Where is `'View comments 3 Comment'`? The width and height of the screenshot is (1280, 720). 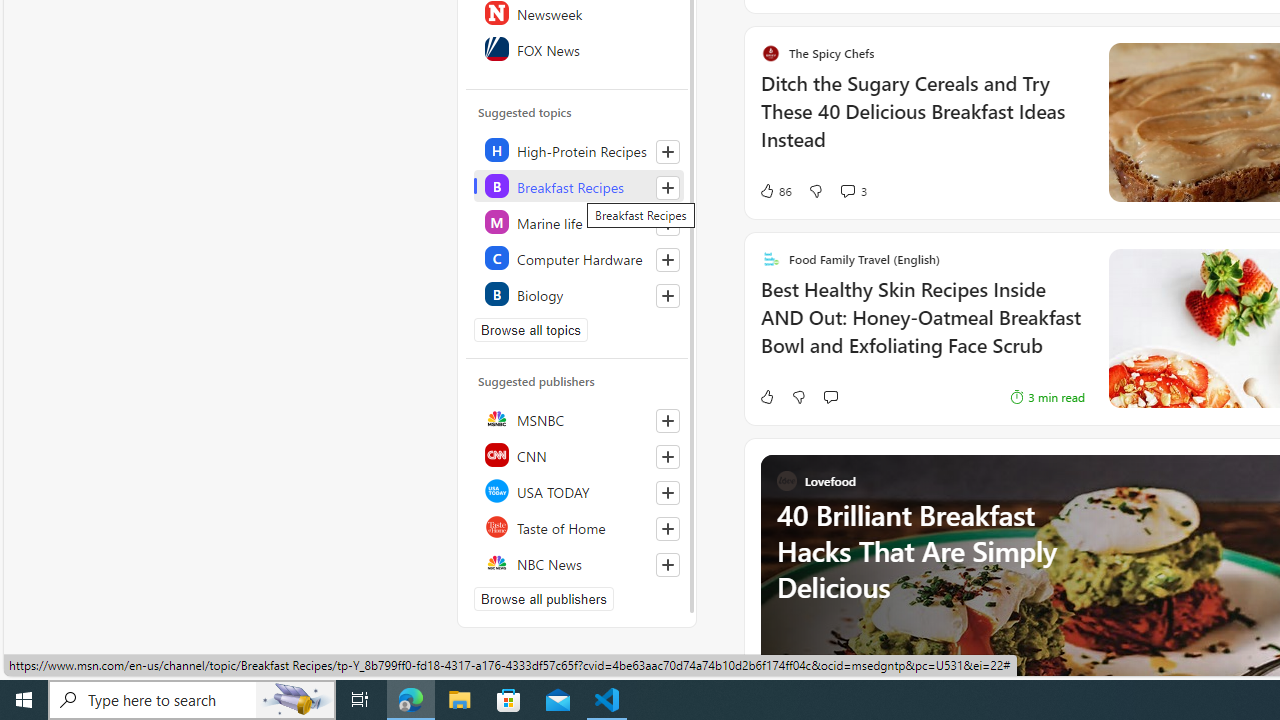
'View comments 3 Comment' is located at coordinates (847, 190).